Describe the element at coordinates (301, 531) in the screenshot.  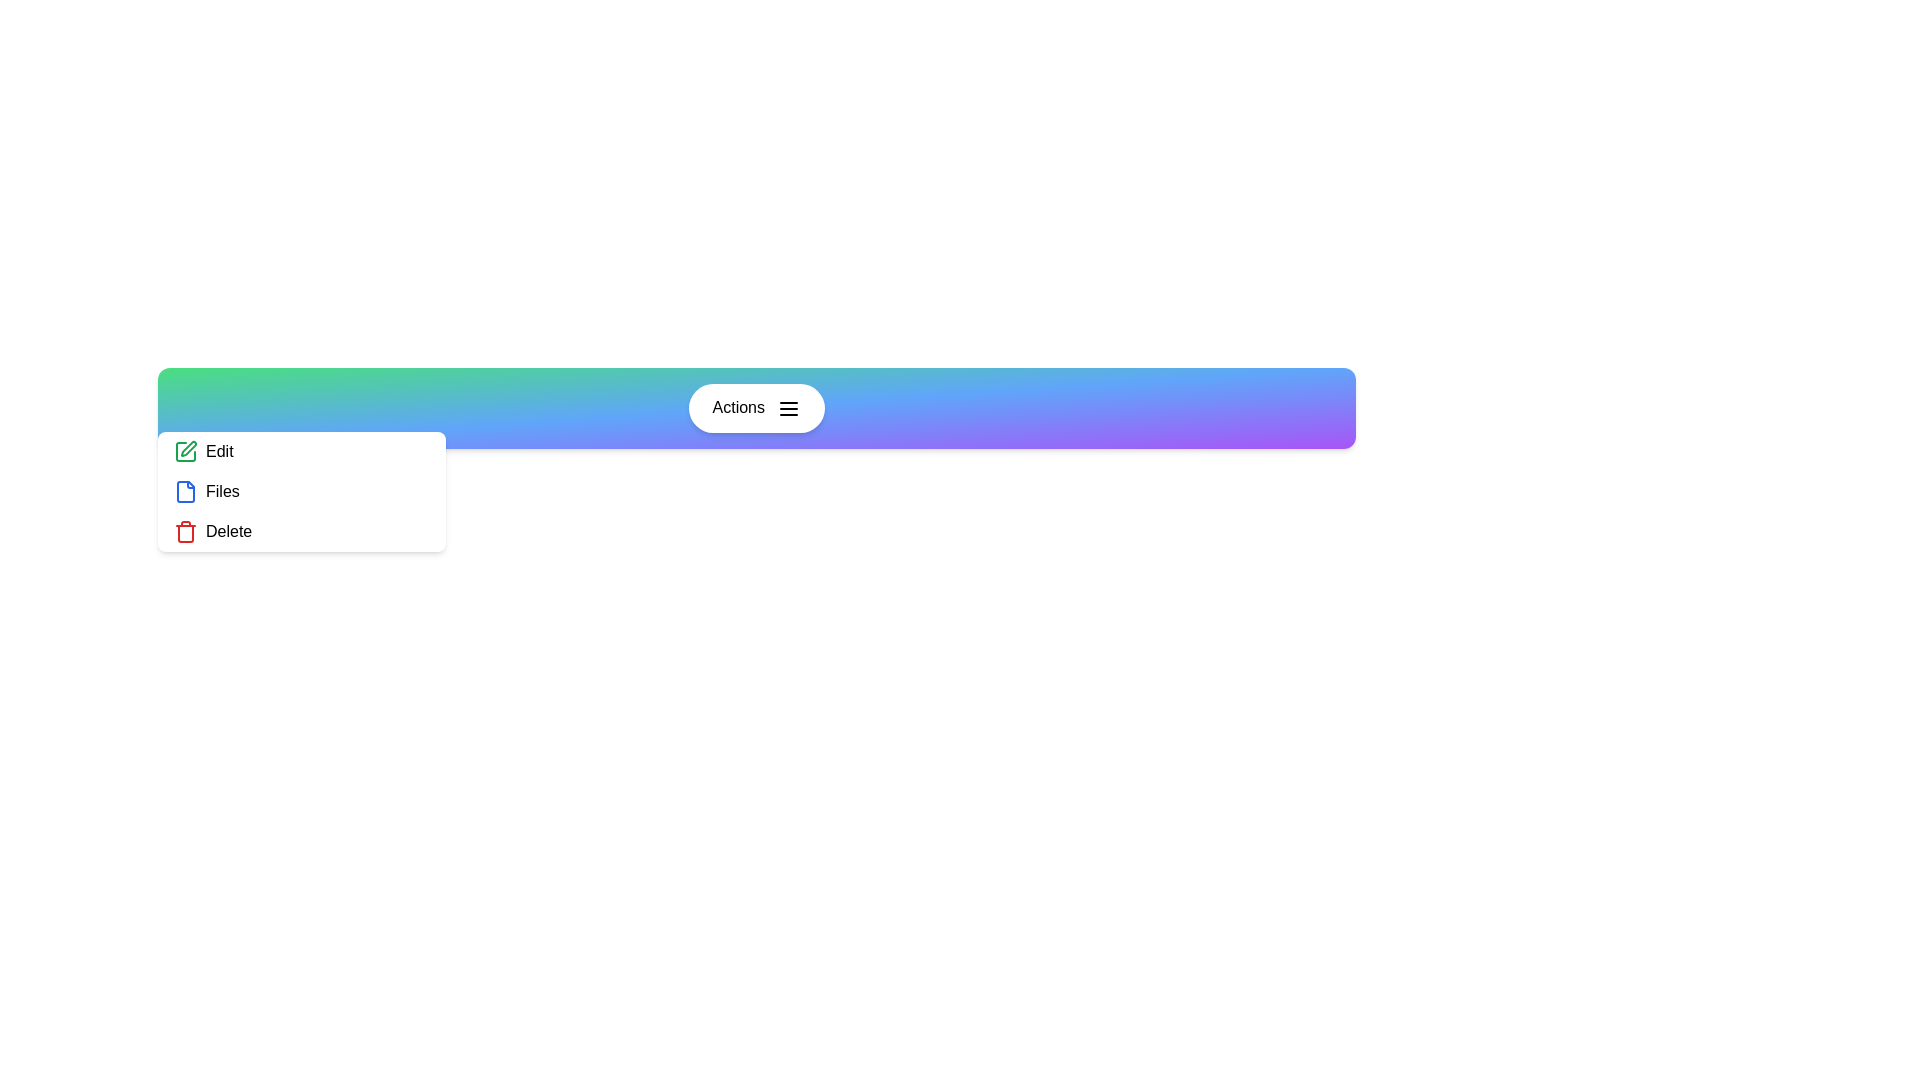
I see `the 'Delete' option in the menu` at that location.